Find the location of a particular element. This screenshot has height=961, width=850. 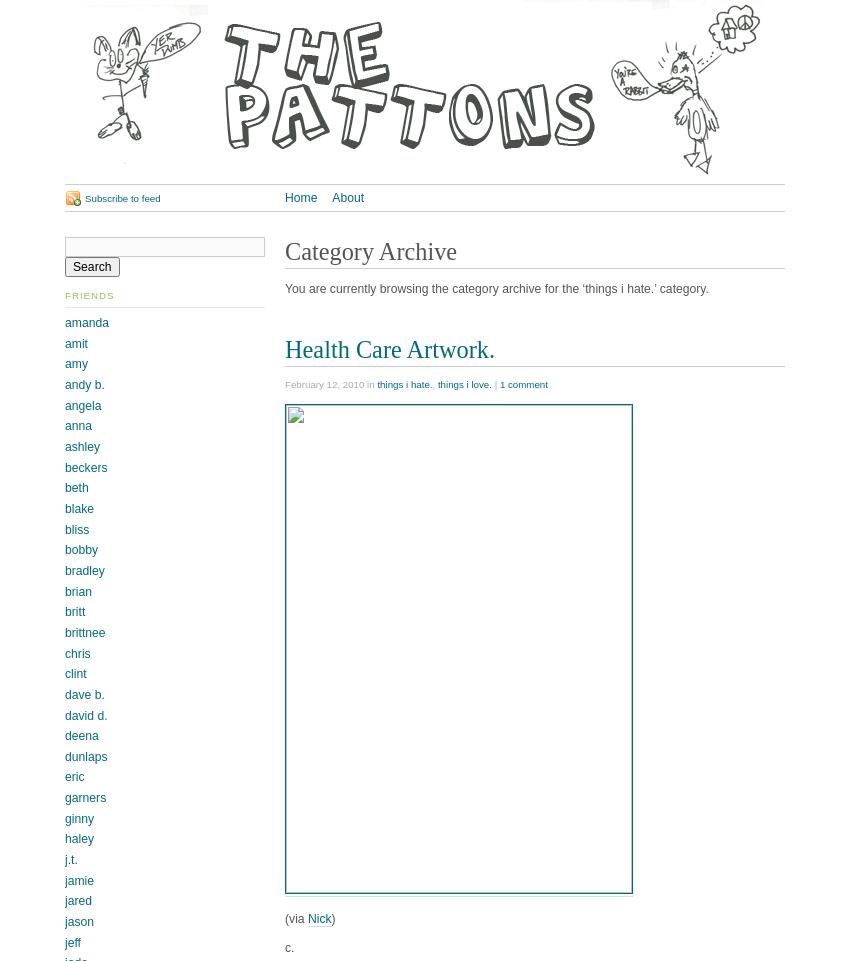

'amy' is located at coordinates (75, 363).